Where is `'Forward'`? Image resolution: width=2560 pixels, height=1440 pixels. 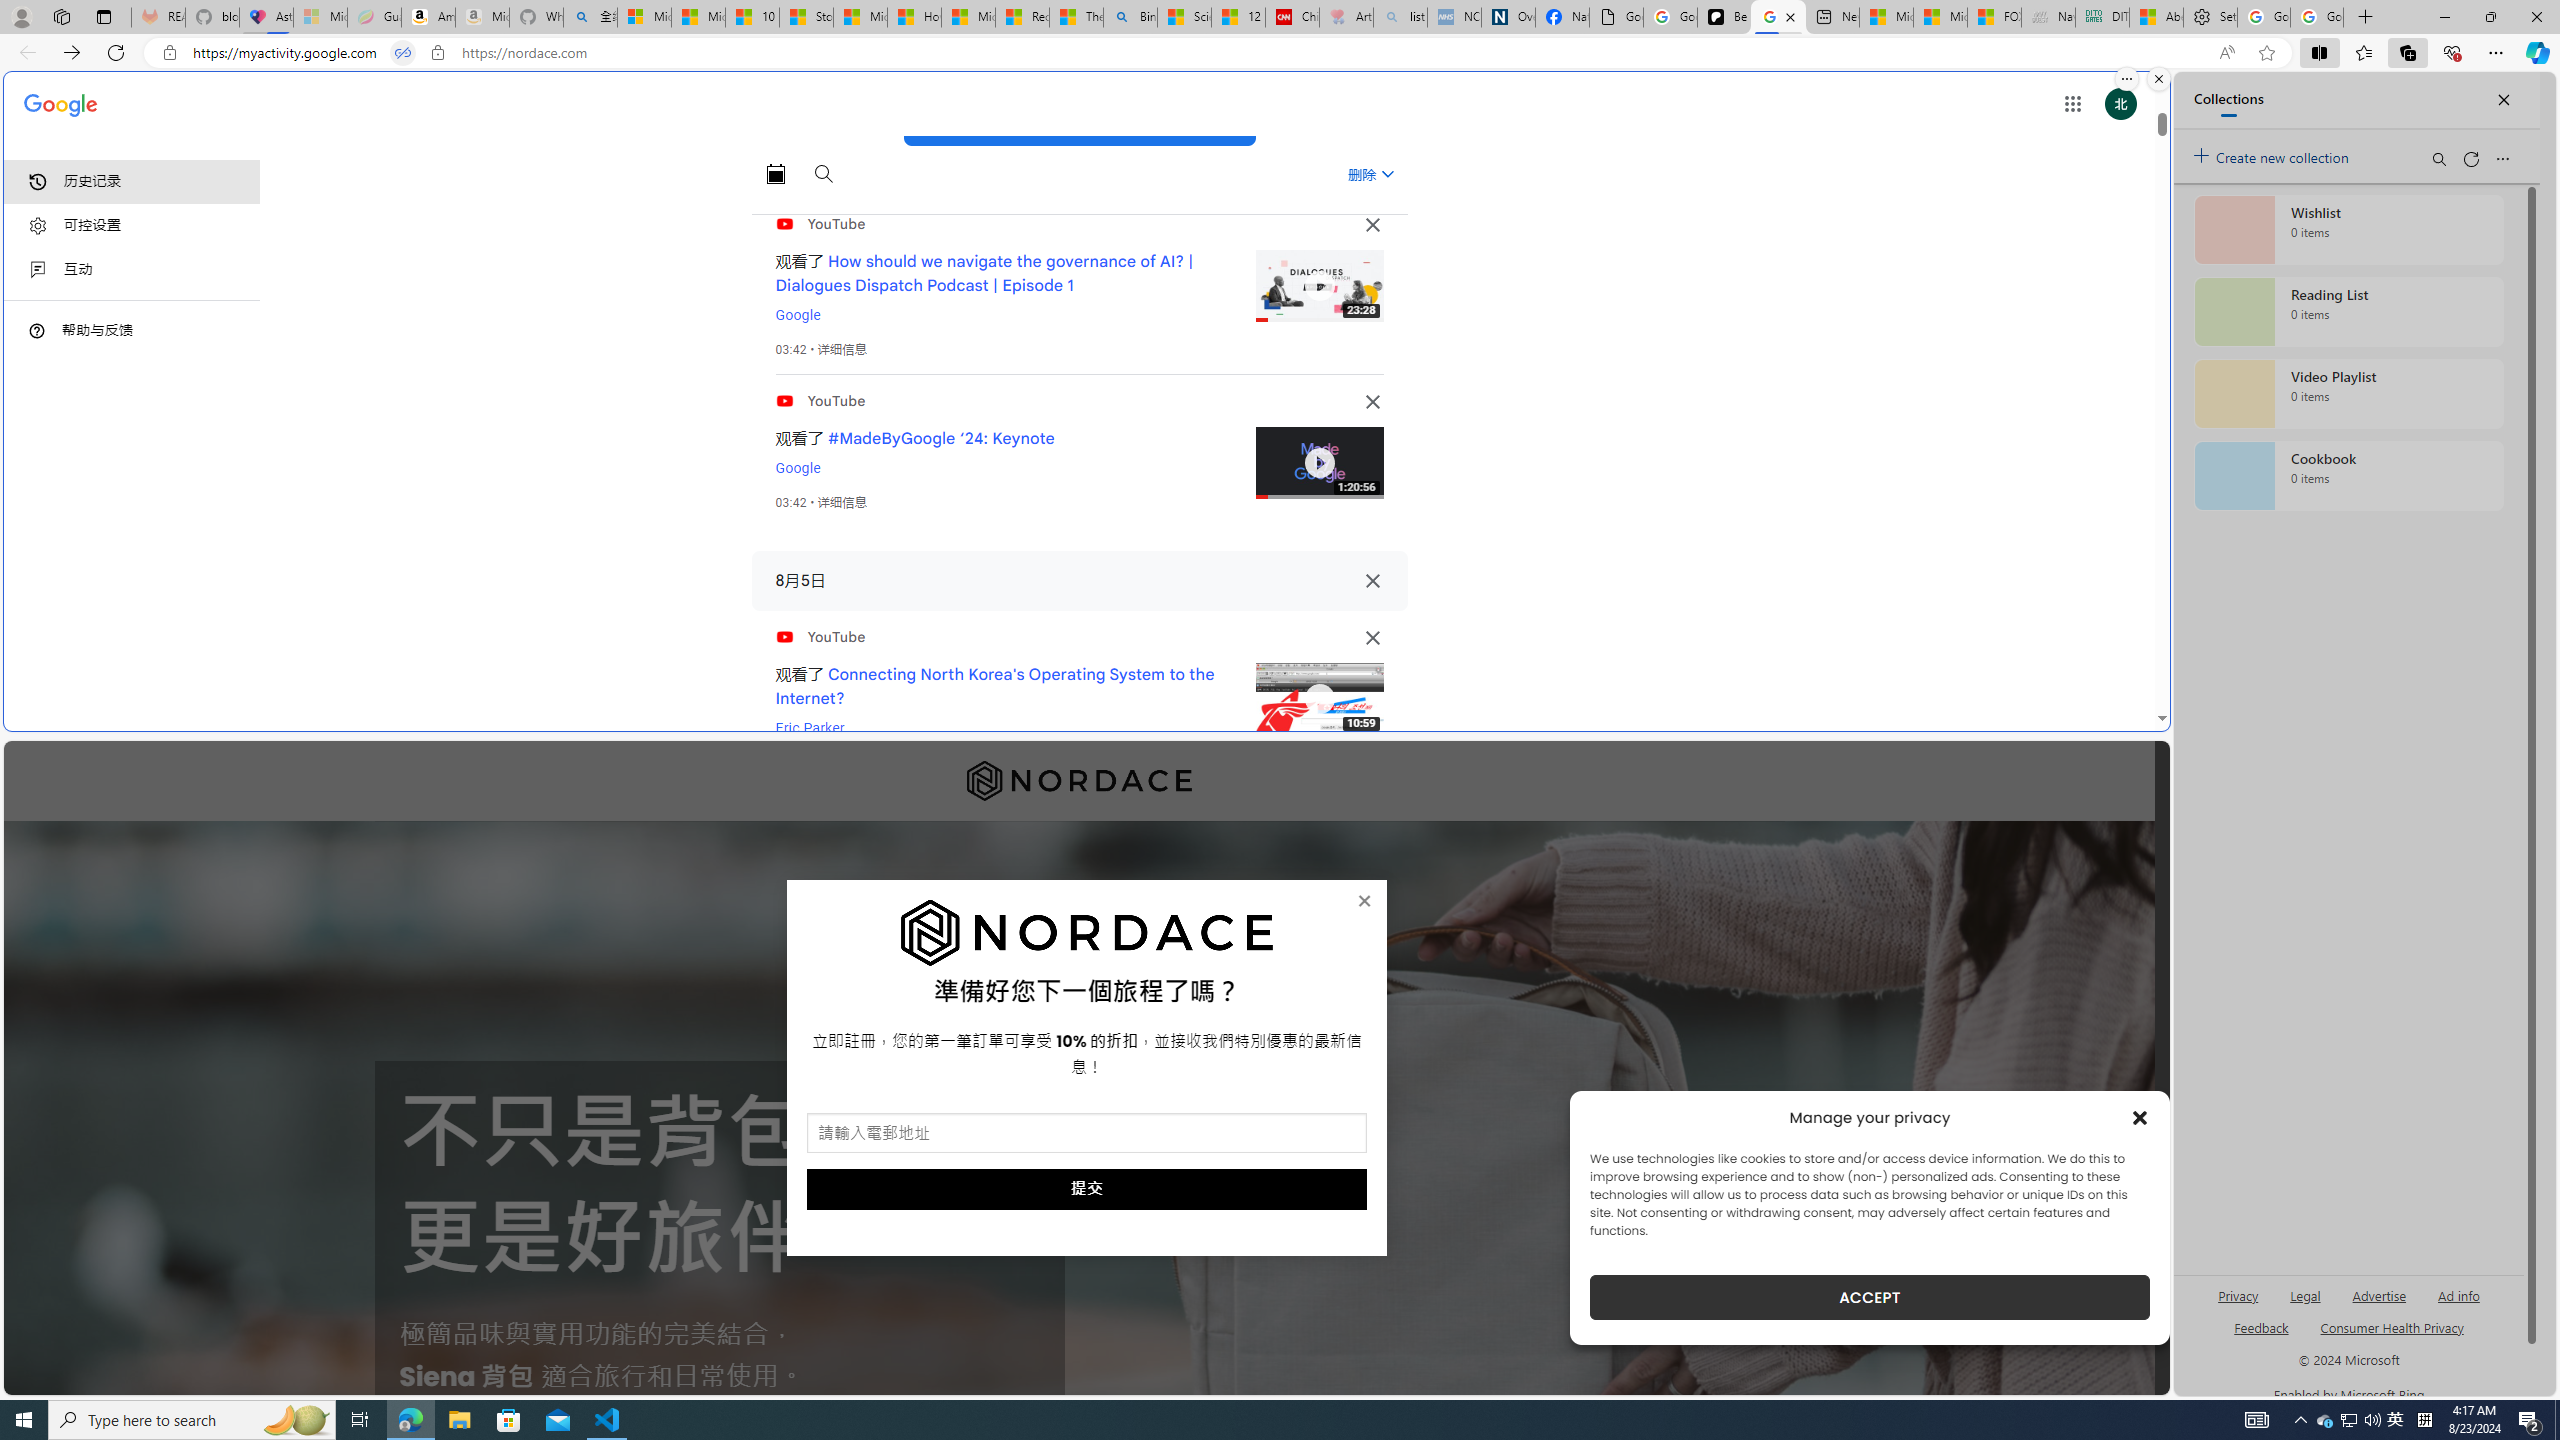
'Forward' is located at coordinates (70, 51).